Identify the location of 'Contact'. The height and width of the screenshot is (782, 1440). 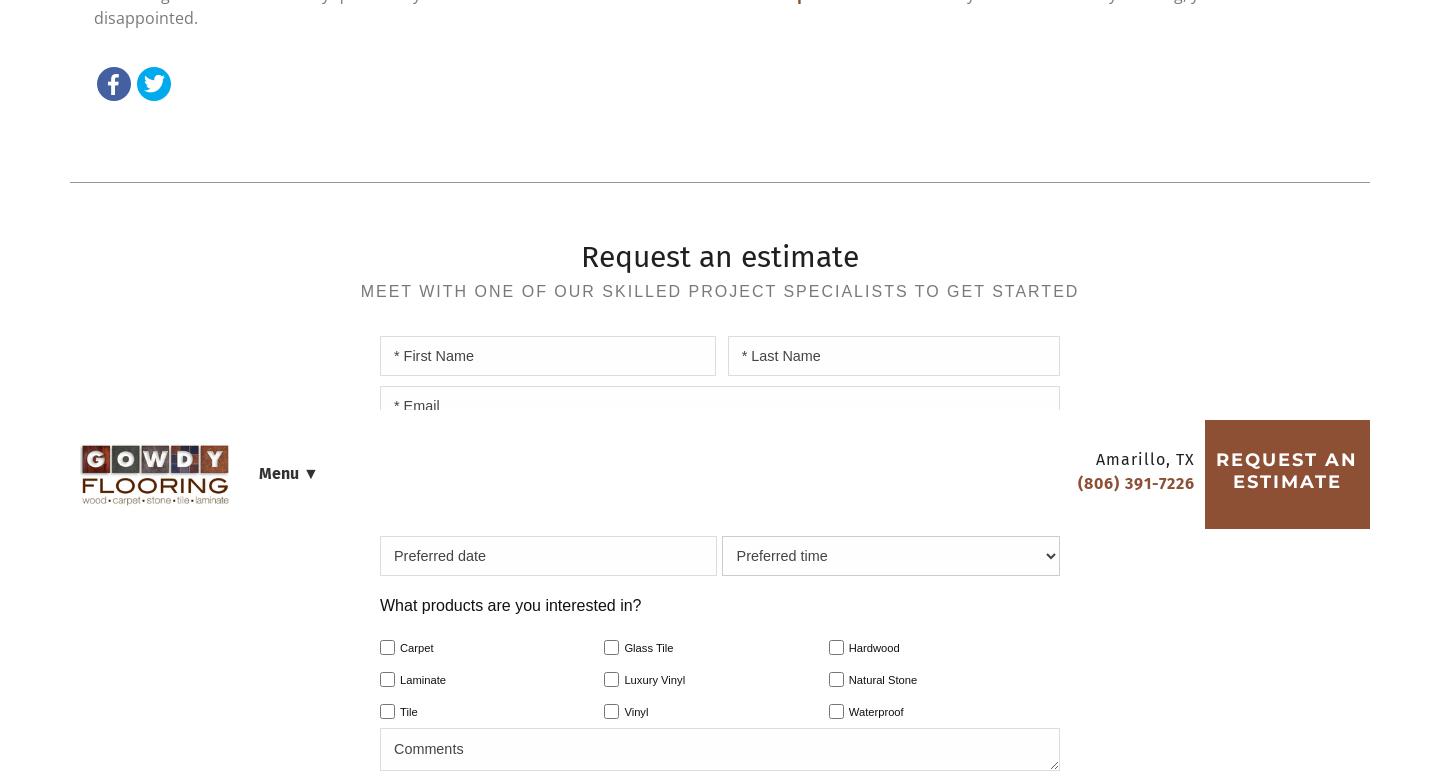
(889, 78).